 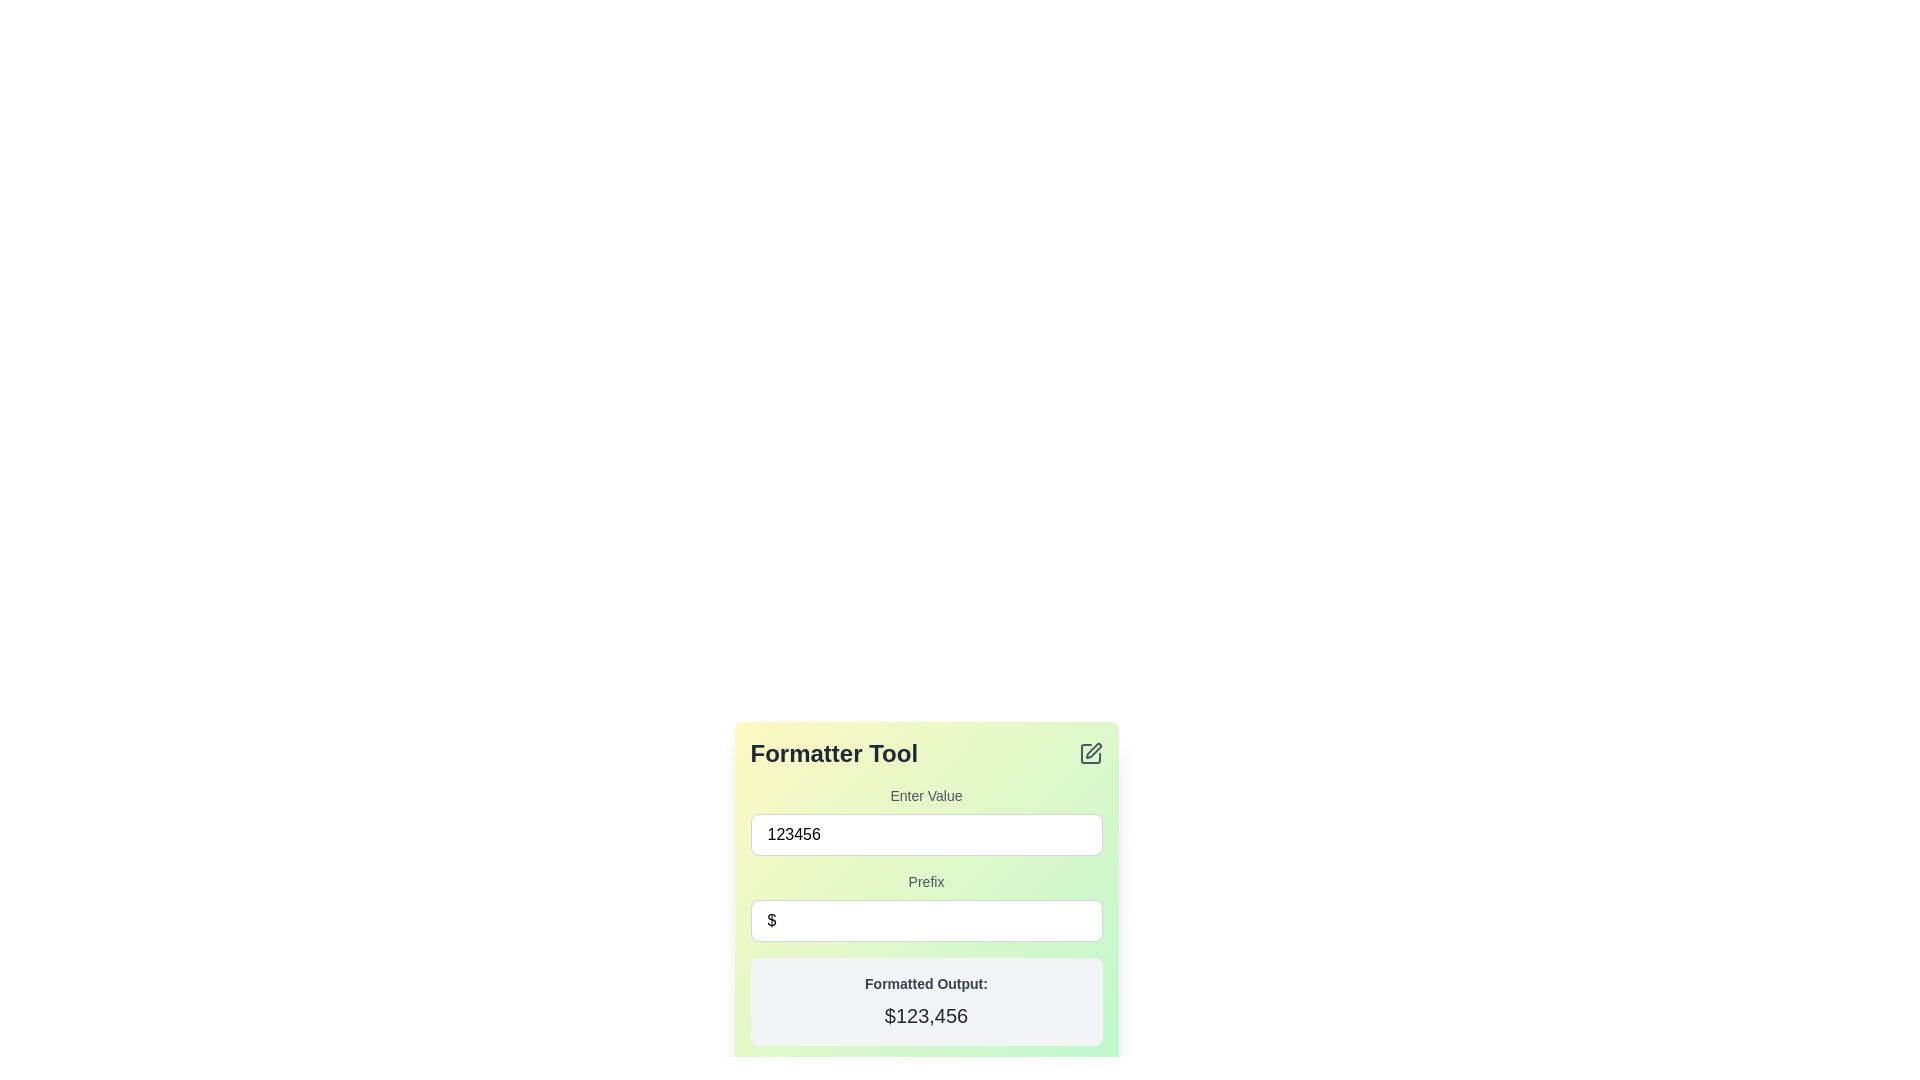 I want to click on the geometric pen or edit icon located in the top-right corner of the 'Formatter Tool' box, so click(x=1092, y=751).